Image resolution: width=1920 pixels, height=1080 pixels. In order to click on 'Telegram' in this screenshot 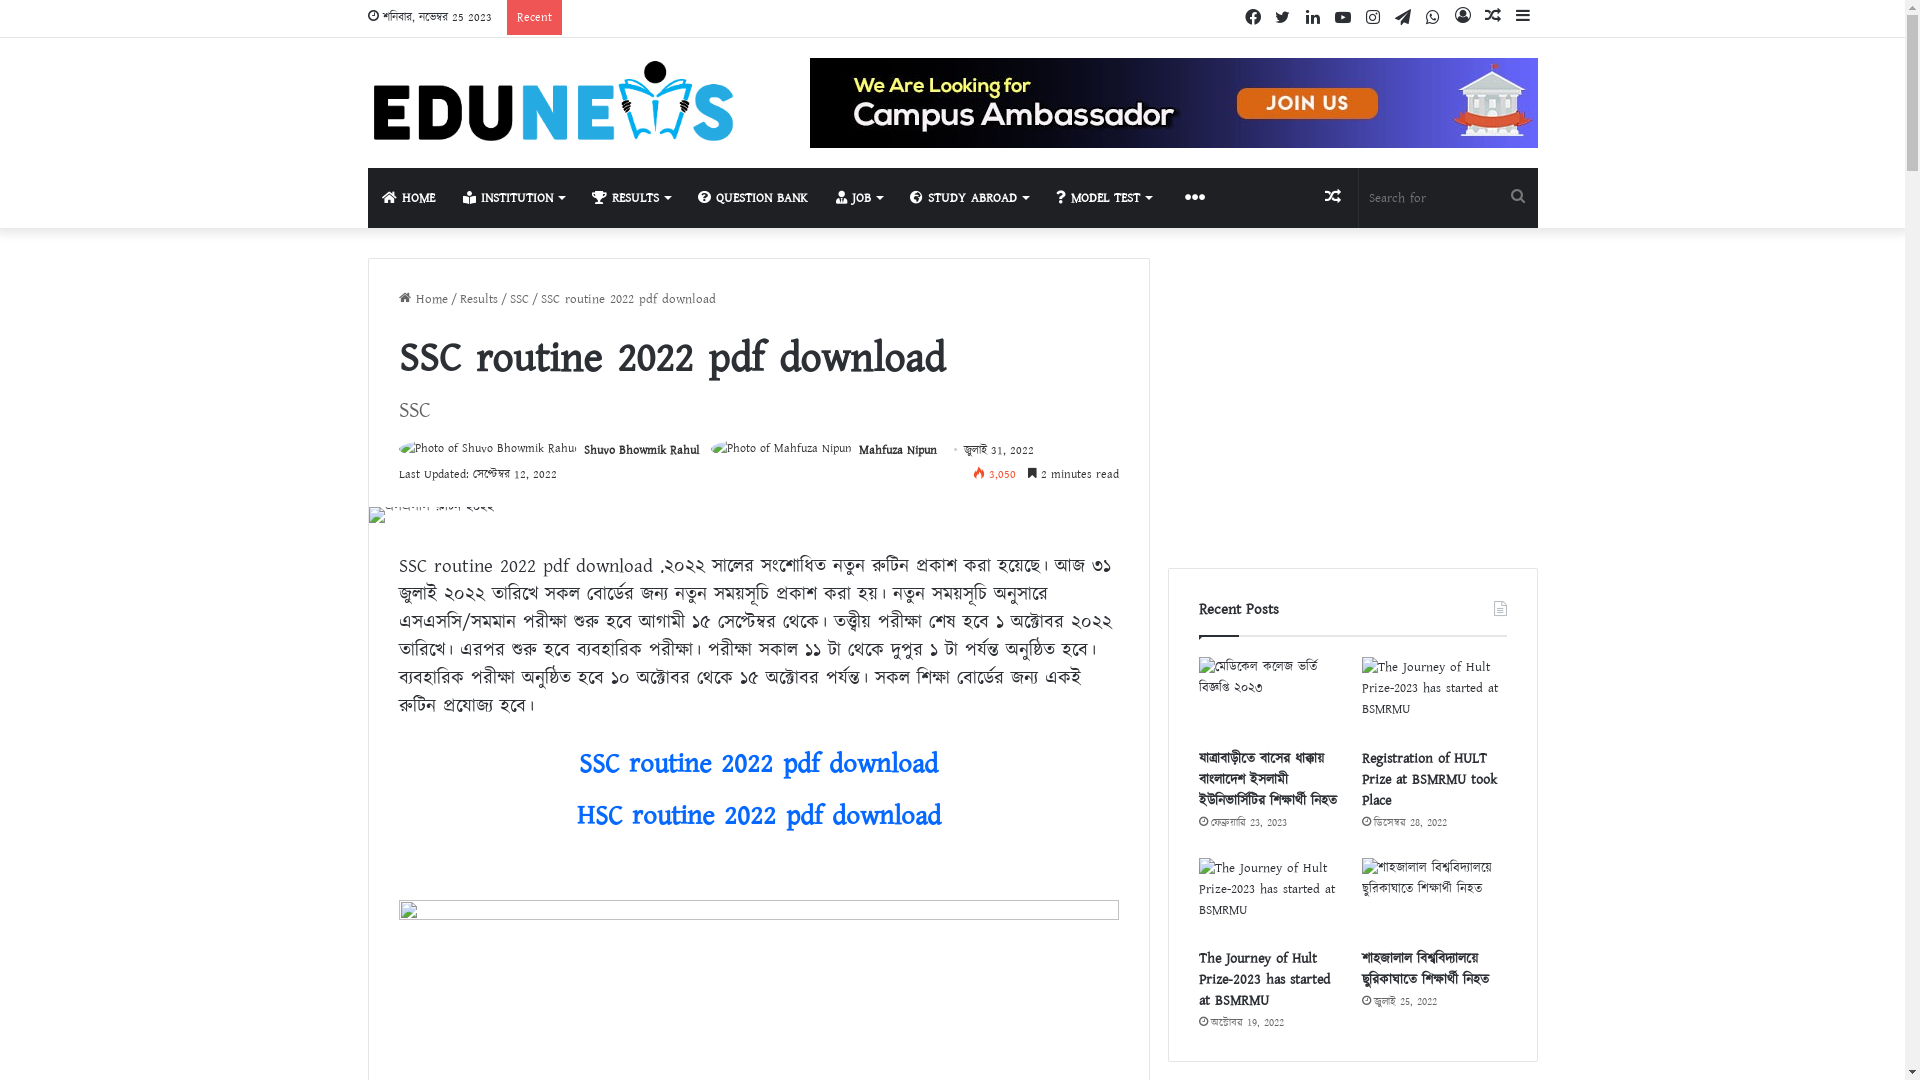, I will do `click(1401, 18)`.